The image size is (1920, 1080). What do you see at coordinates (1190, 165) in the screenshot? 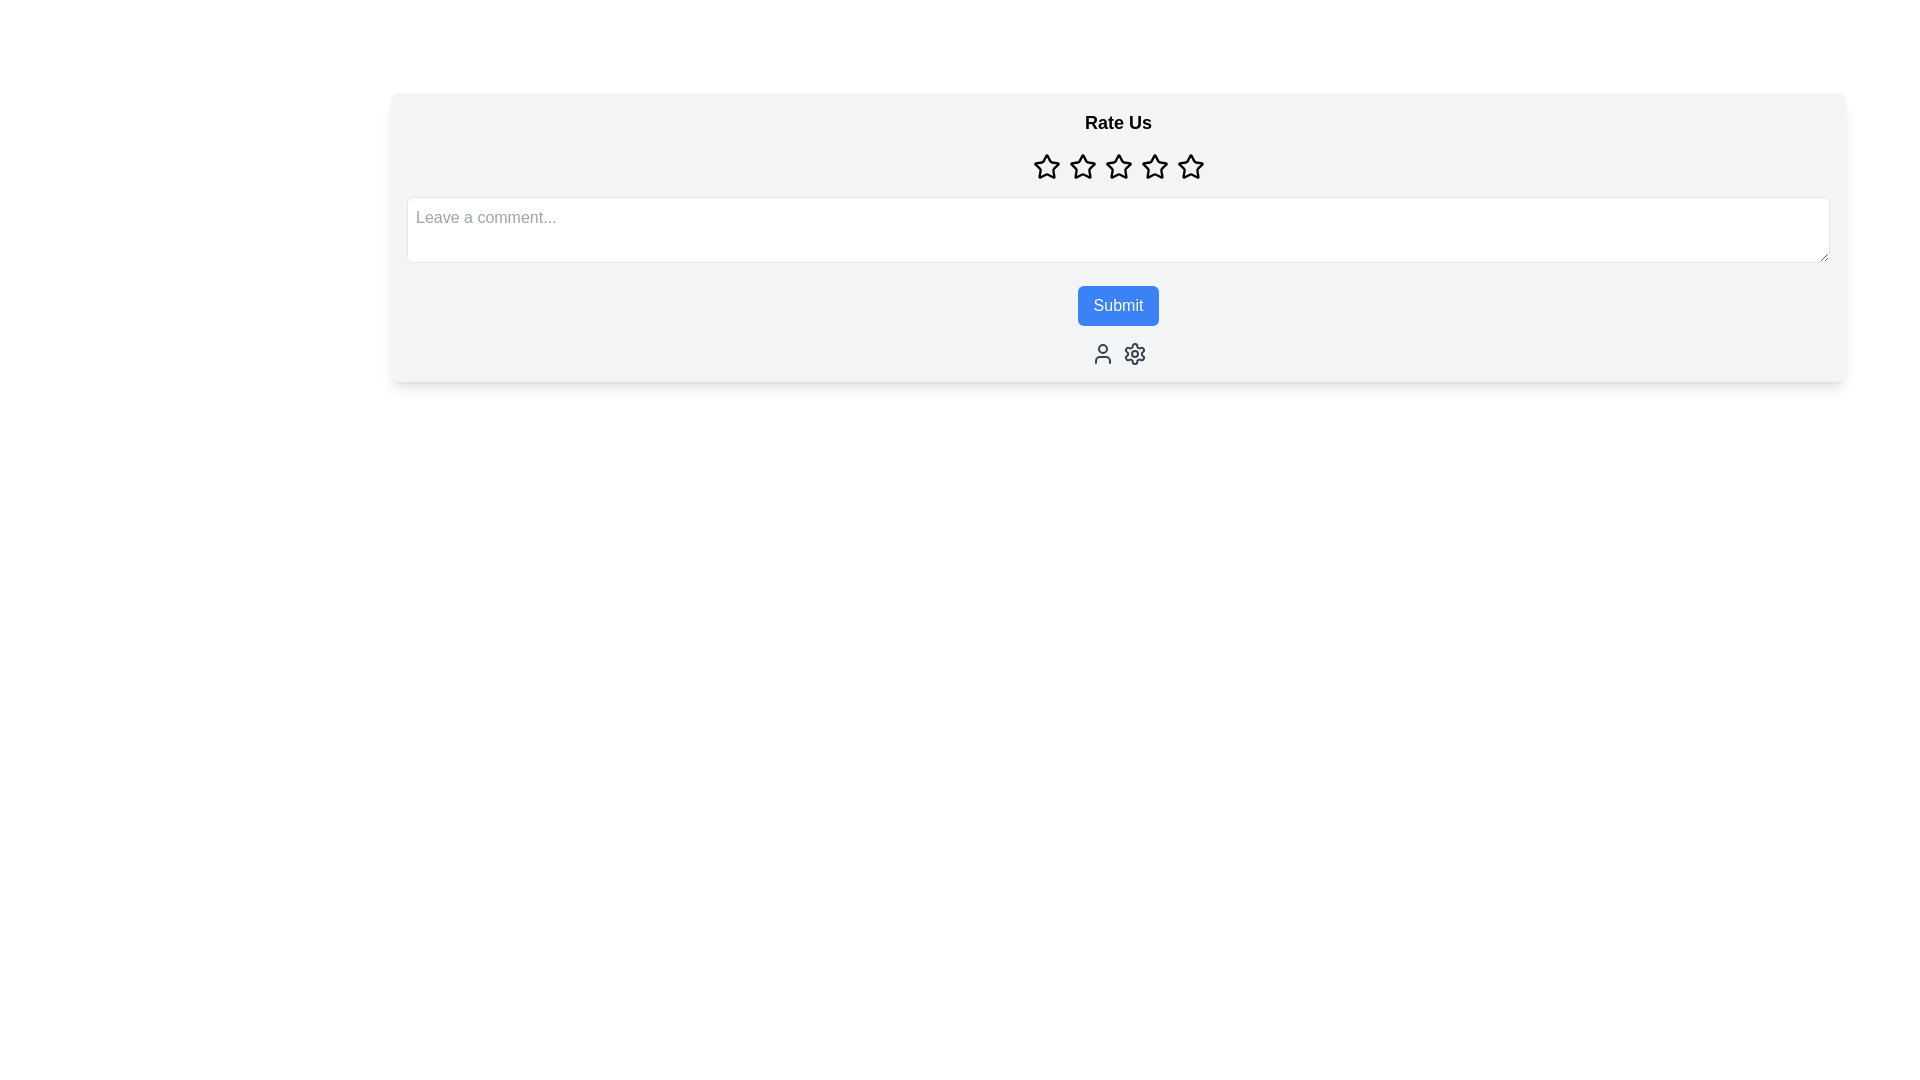
I see `the fifth star in the rating interface under the 'Rate Us' heading` at bounding box center [1190, 165].